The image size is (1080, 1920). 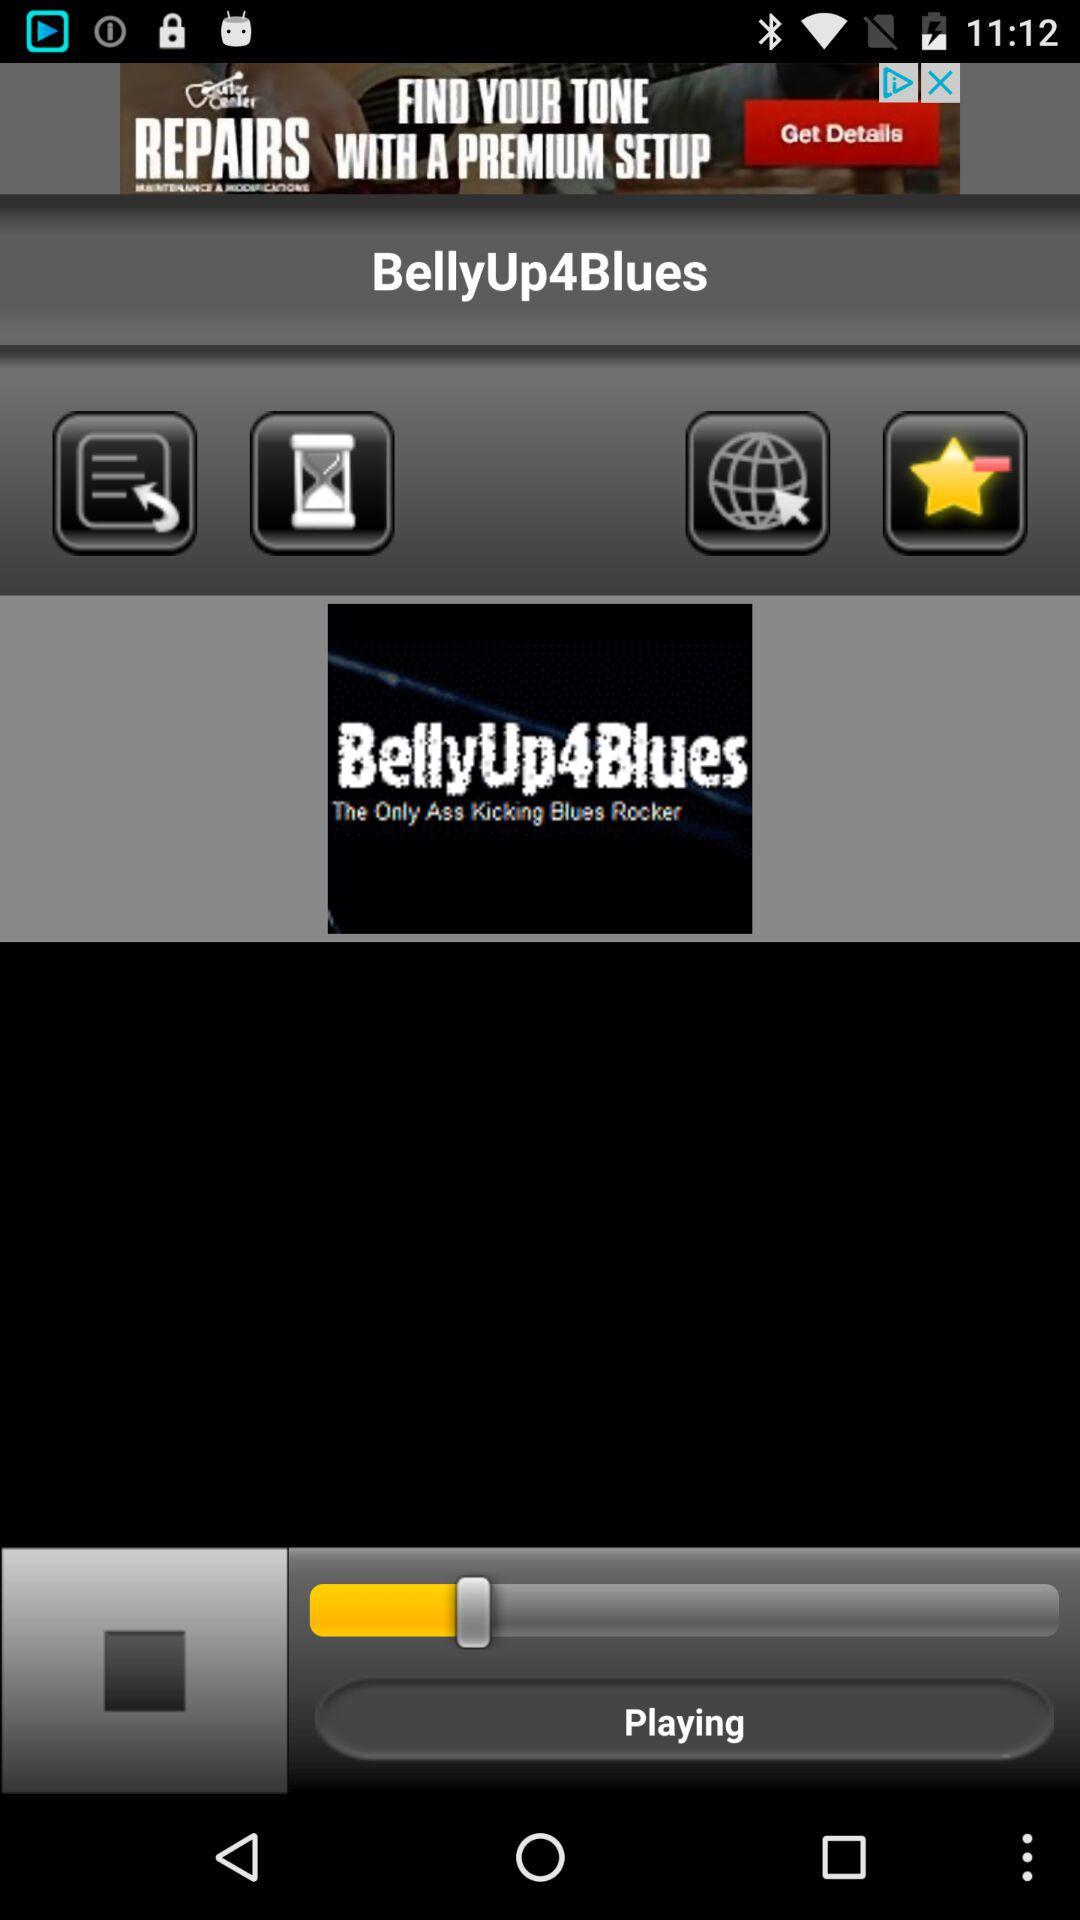 I want to click on search for stations, so click(x=321, y=483).